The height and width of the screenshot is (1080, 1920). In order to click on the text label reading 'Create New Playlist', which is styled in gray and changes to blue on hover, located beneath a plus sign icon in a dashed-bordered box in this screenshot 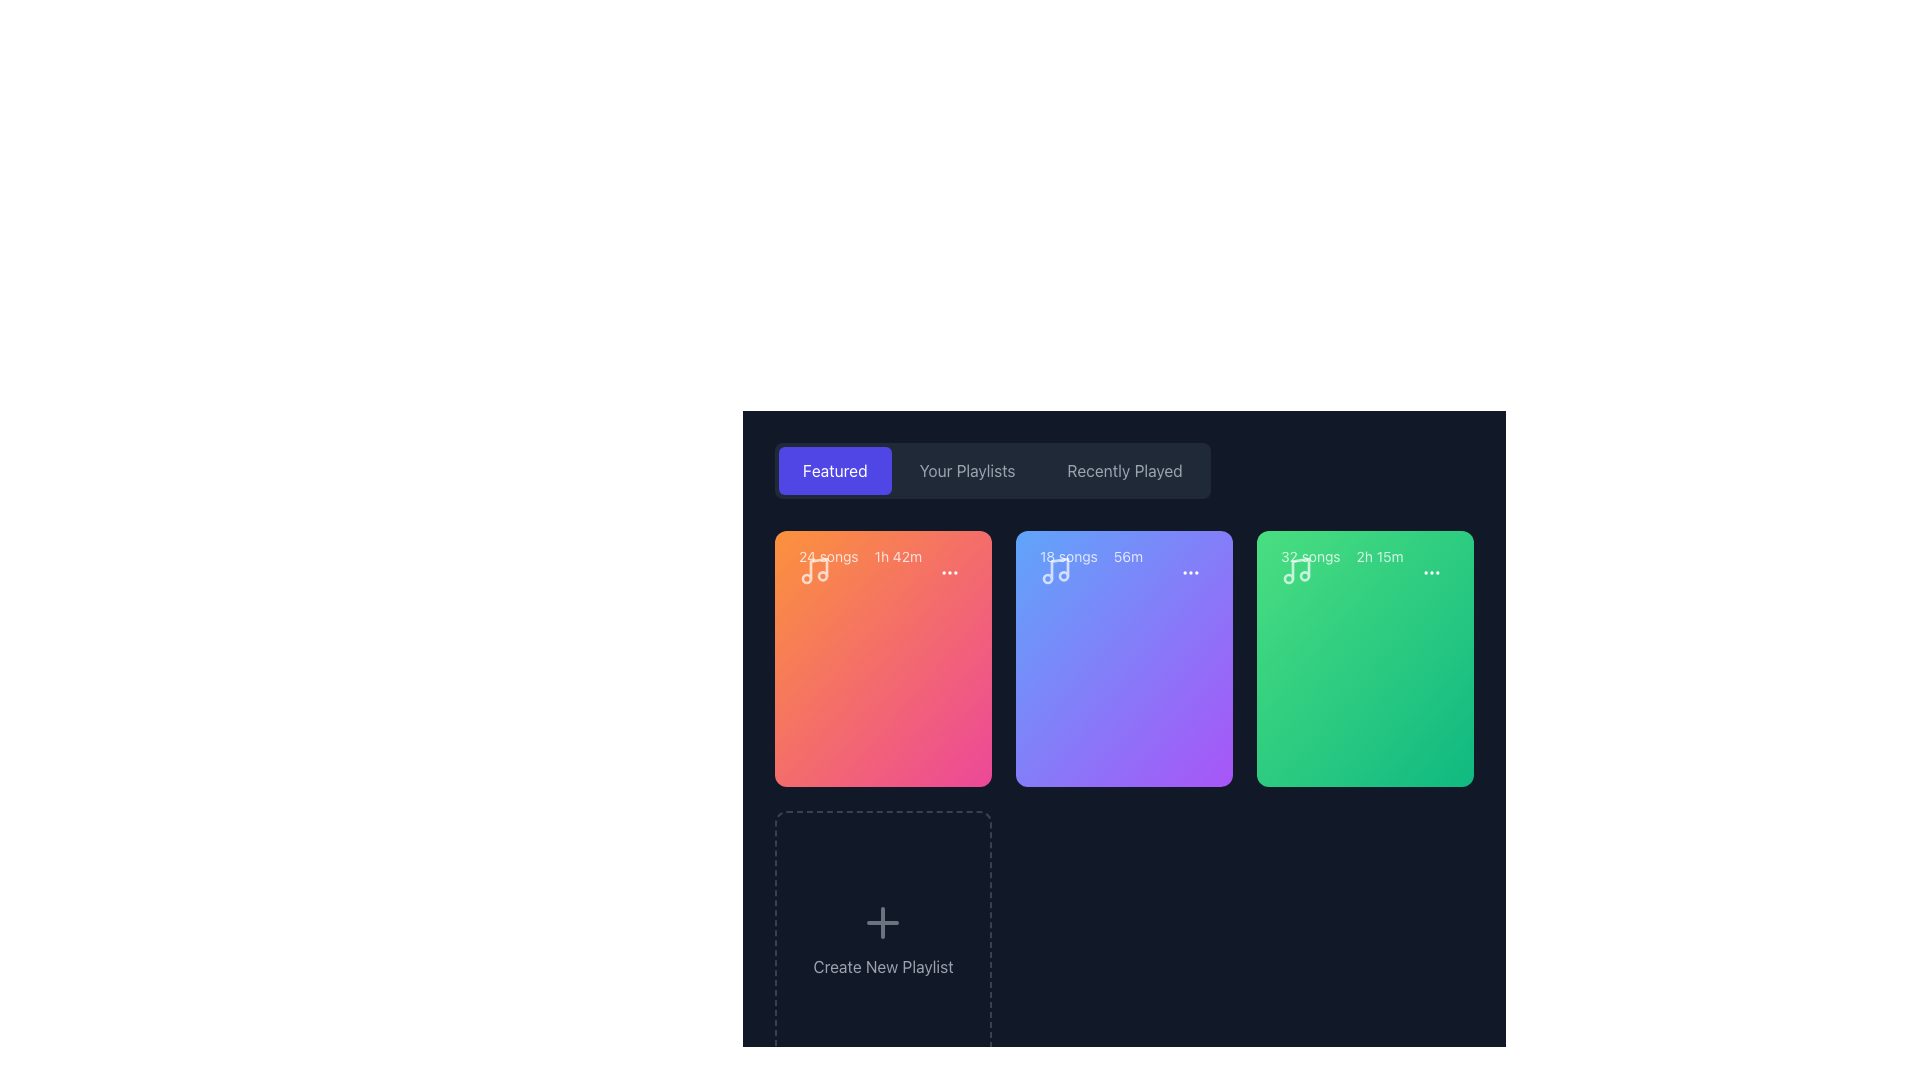, I will do `click(882, 966)`.